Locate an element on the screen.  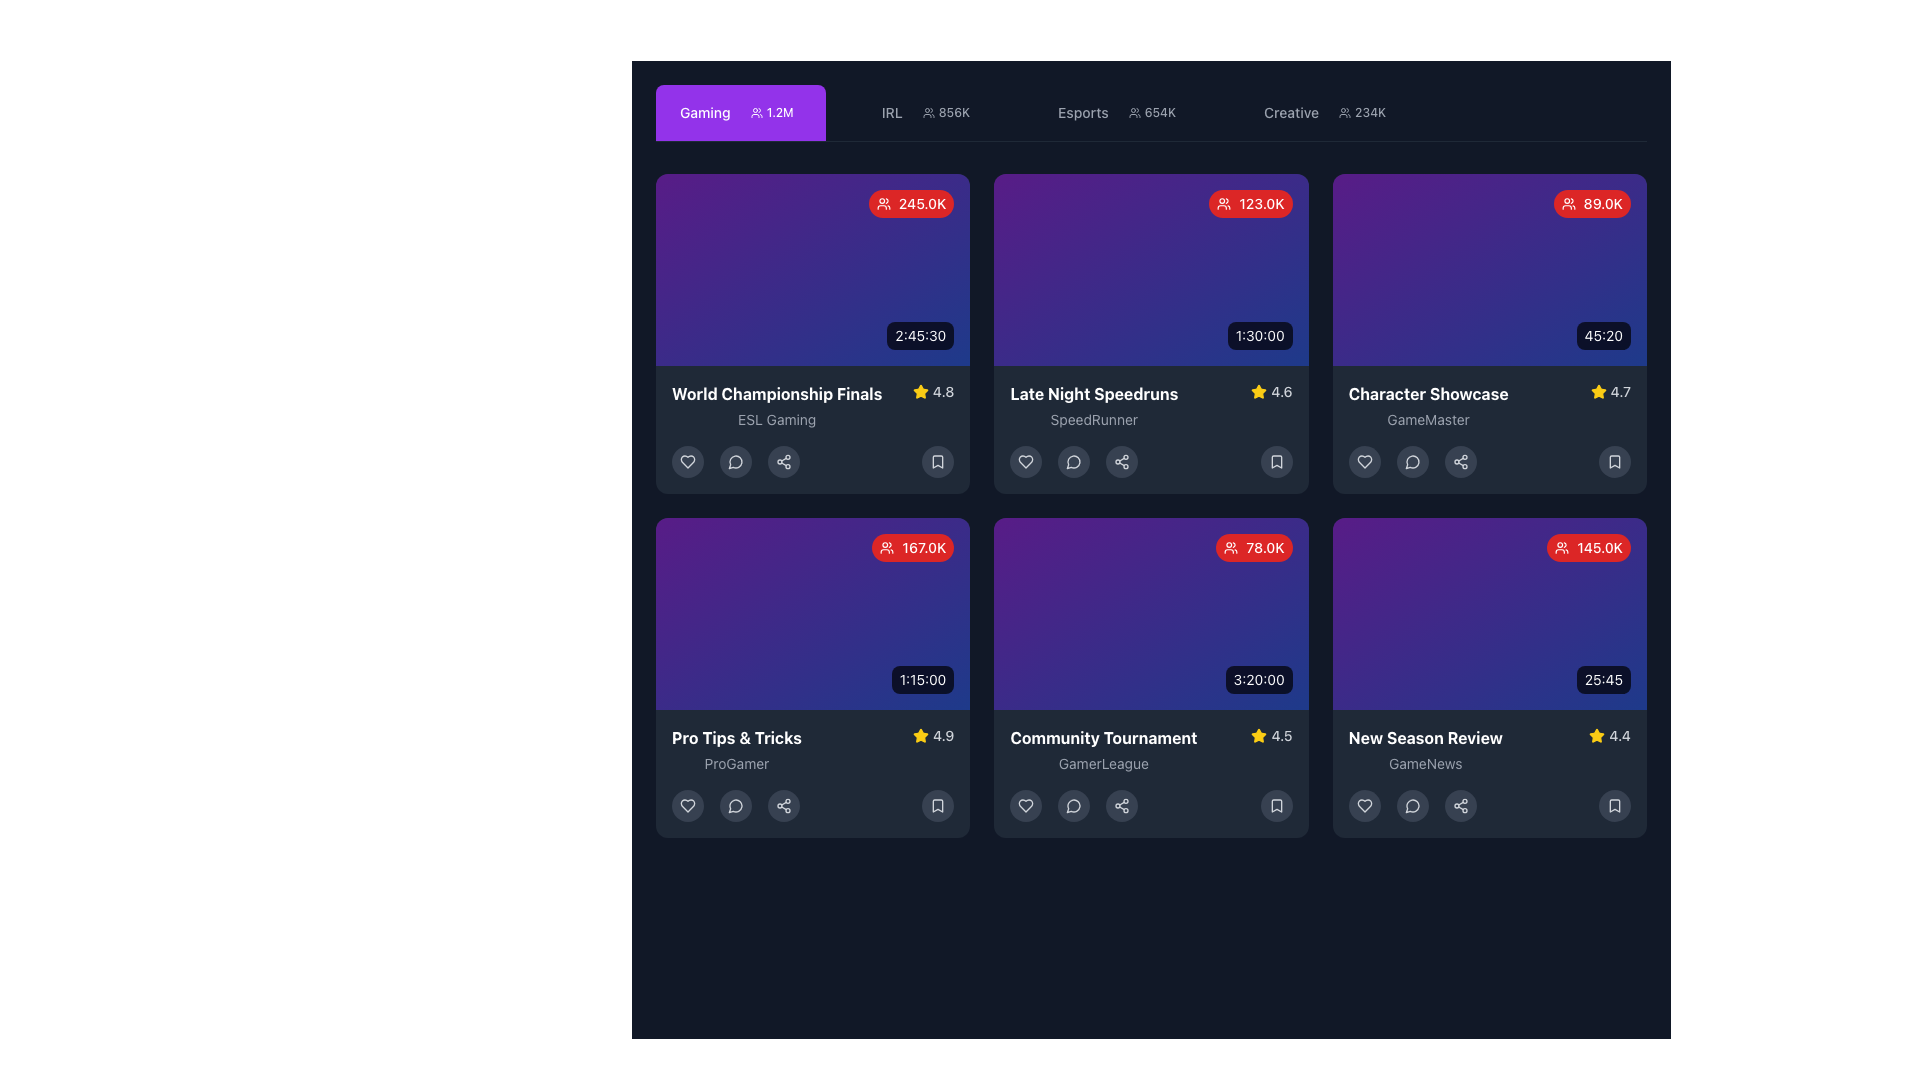
the heart-shaped favorite button located on the first card in the top-left corner of the card grid to mark the content as favorite is located at coordinates (687, 462).